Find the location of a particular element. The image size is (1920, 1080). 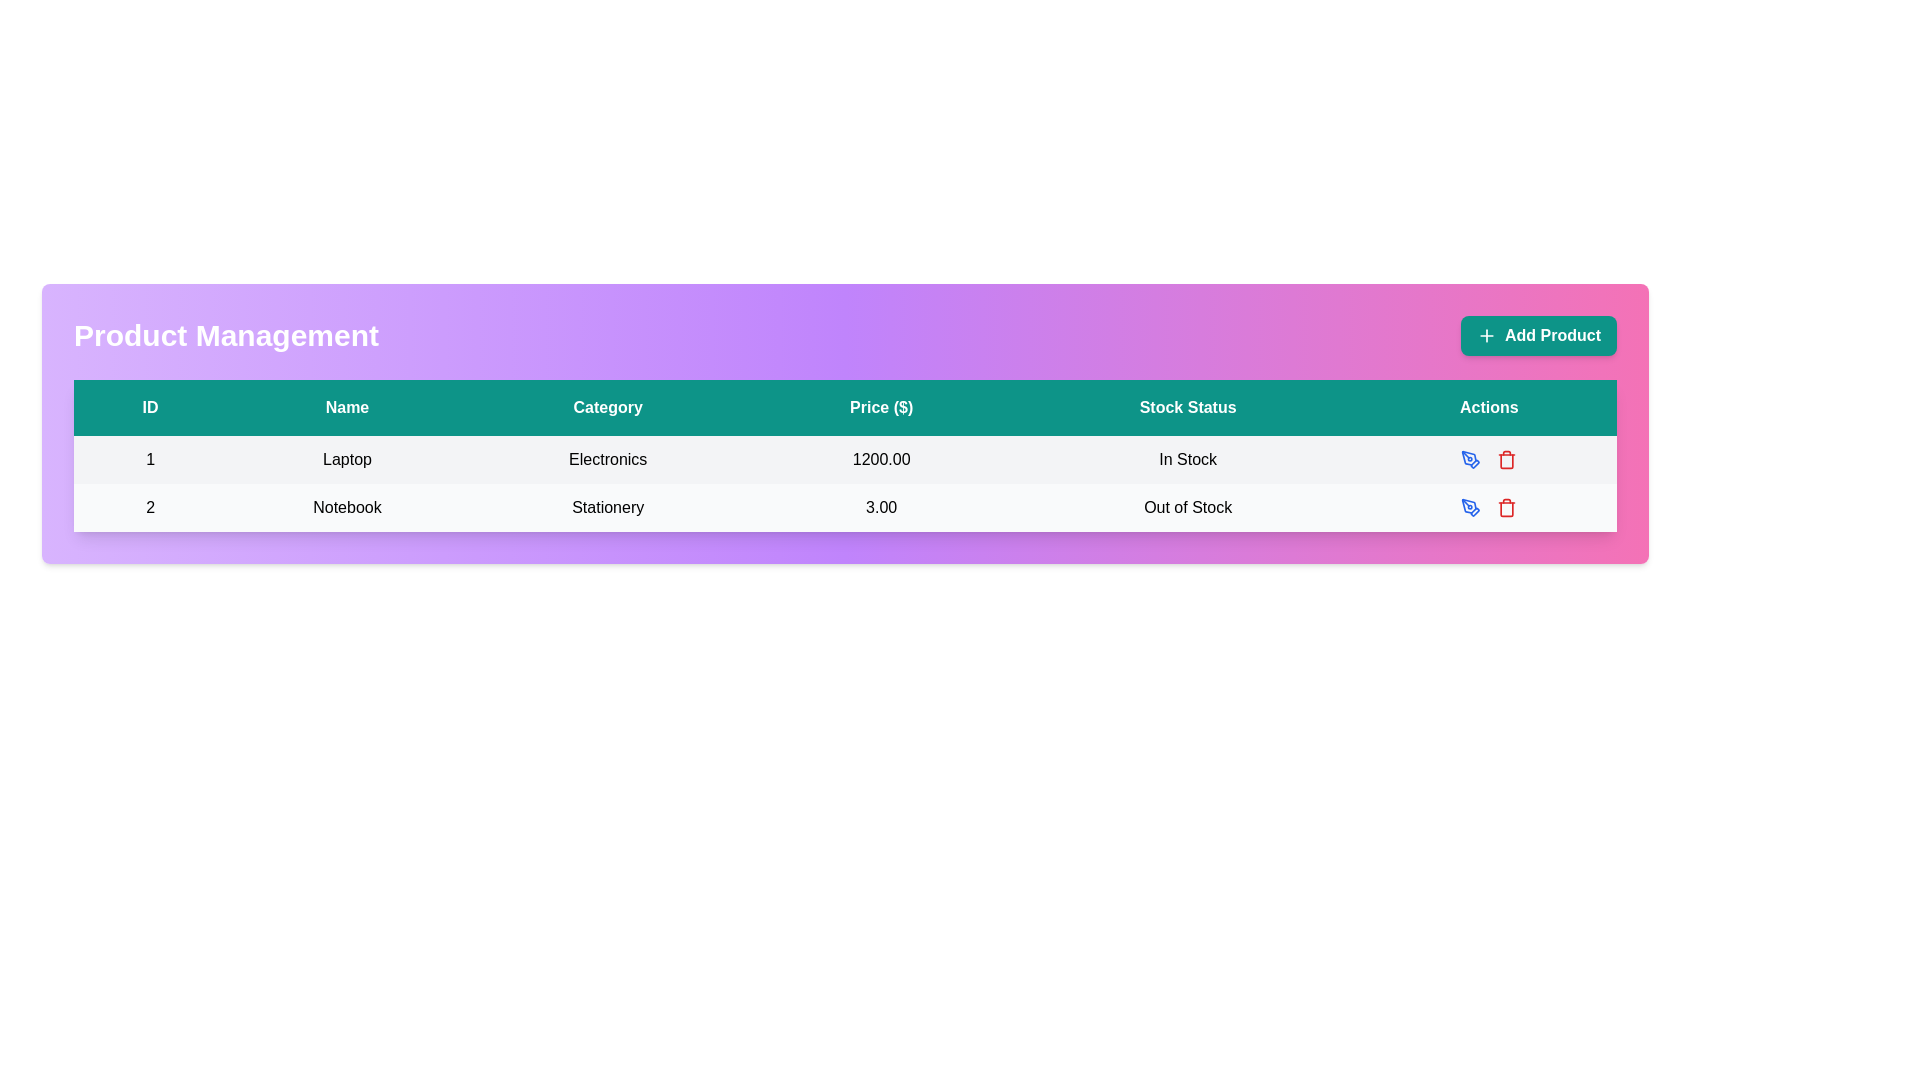

the red icon in the Actions column of the first row of the table, which represents the delete function is located at coordinates (1489, 459).